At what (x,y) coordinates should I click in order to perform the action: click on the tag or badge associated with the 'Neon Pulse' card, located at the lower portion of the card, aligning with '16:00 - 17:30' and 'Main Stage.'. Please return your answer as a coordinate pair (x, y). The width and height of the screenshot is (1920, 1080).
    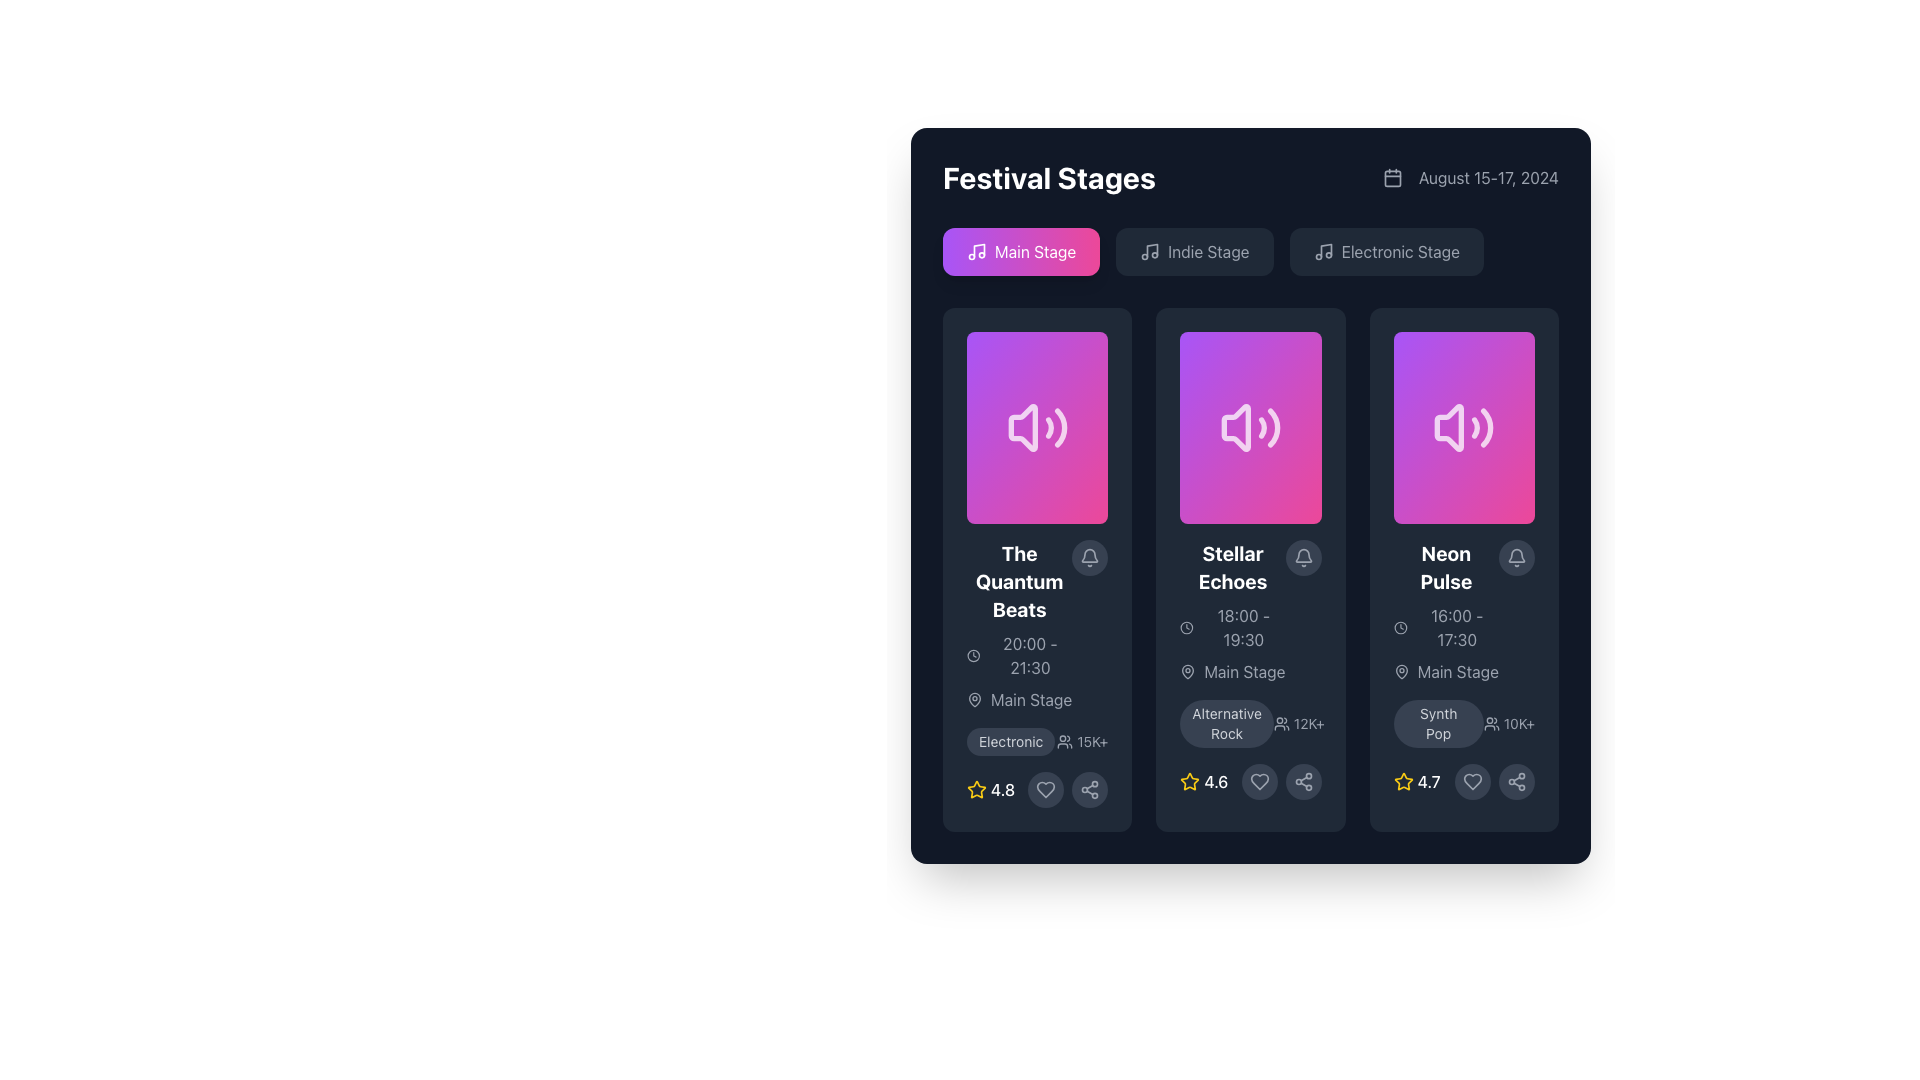
    Looking at the image, I should click on (1437, 724).